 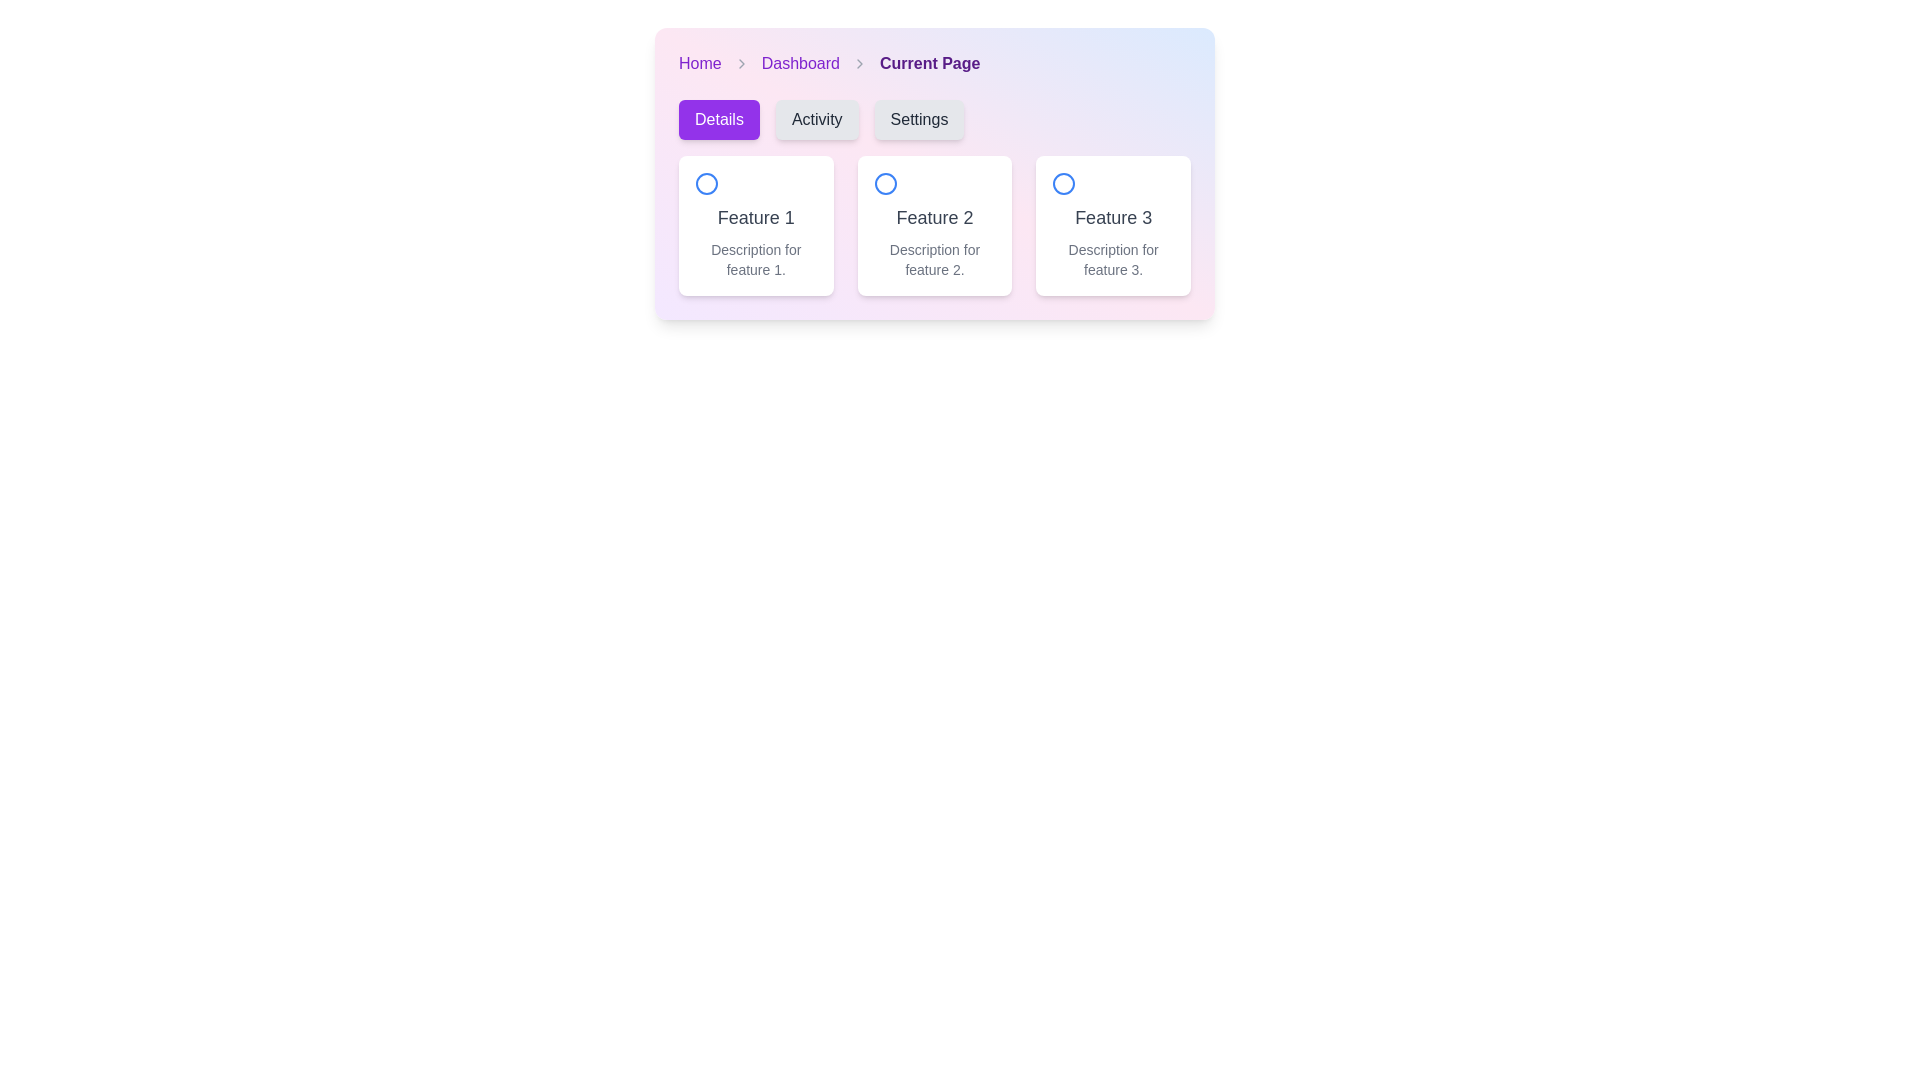 What do you see at coordinates (934, 172) in the screenshot?
I see `information presented on the Informational card titled 'Feature 2', which is the middle card in a grid of three similar elements` at bounding box center [934, 172].